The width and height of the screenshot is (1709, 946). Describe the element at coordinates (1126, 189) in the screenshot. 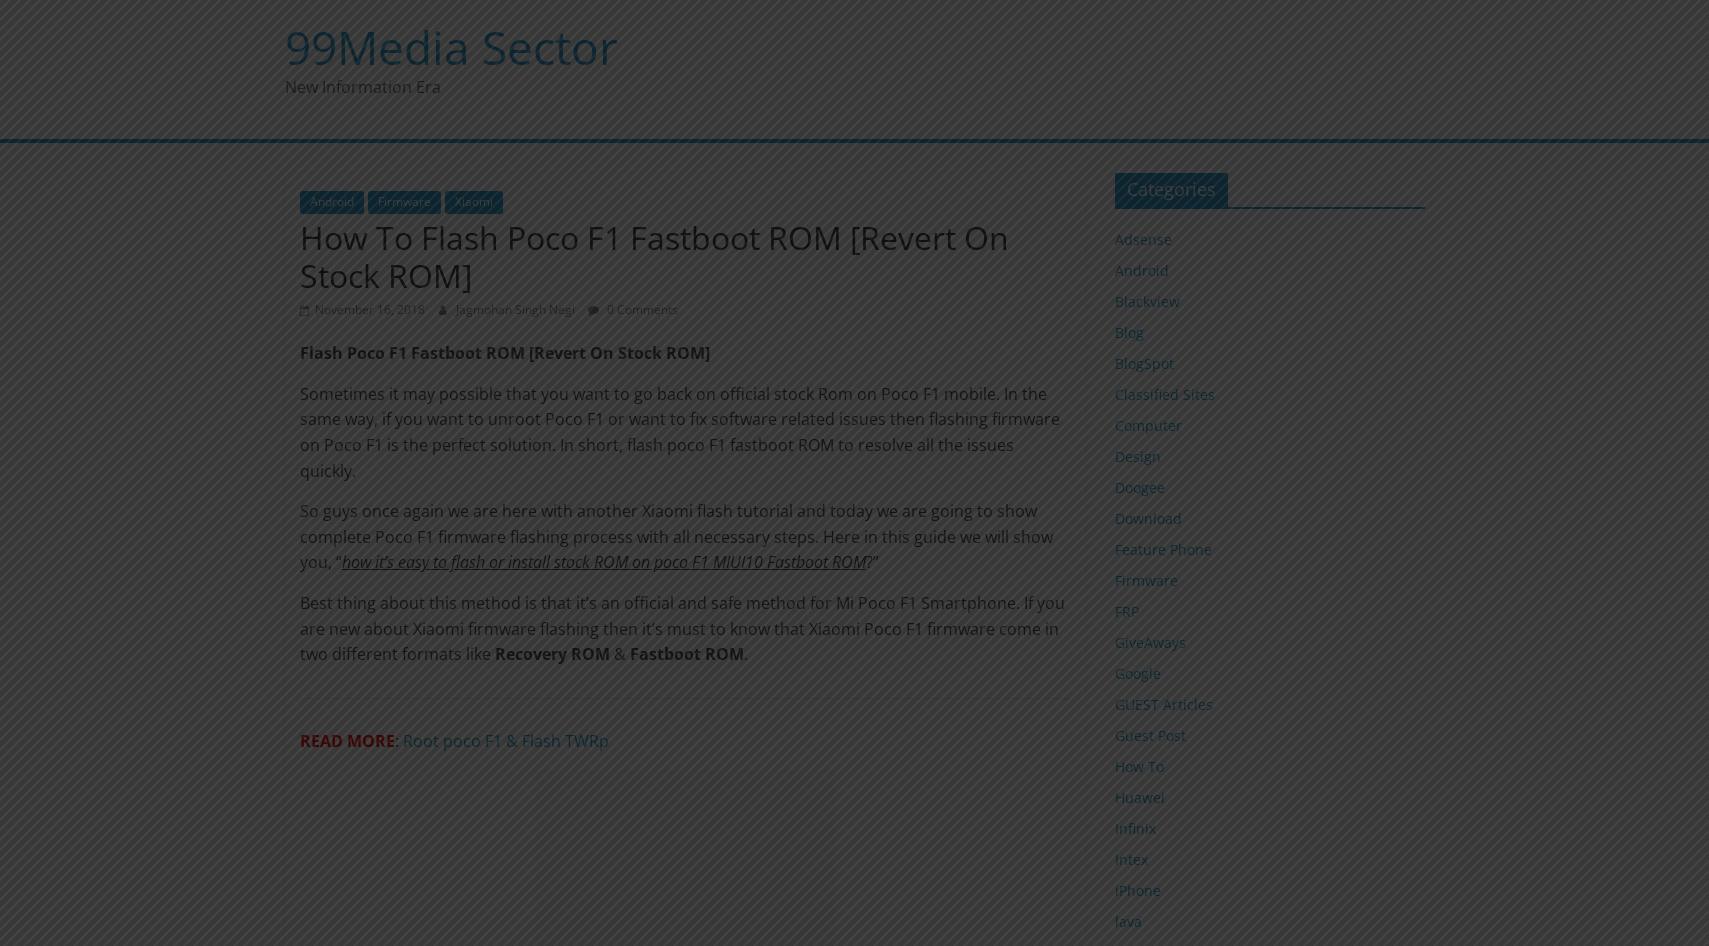

I see `'Categories'` at that location.